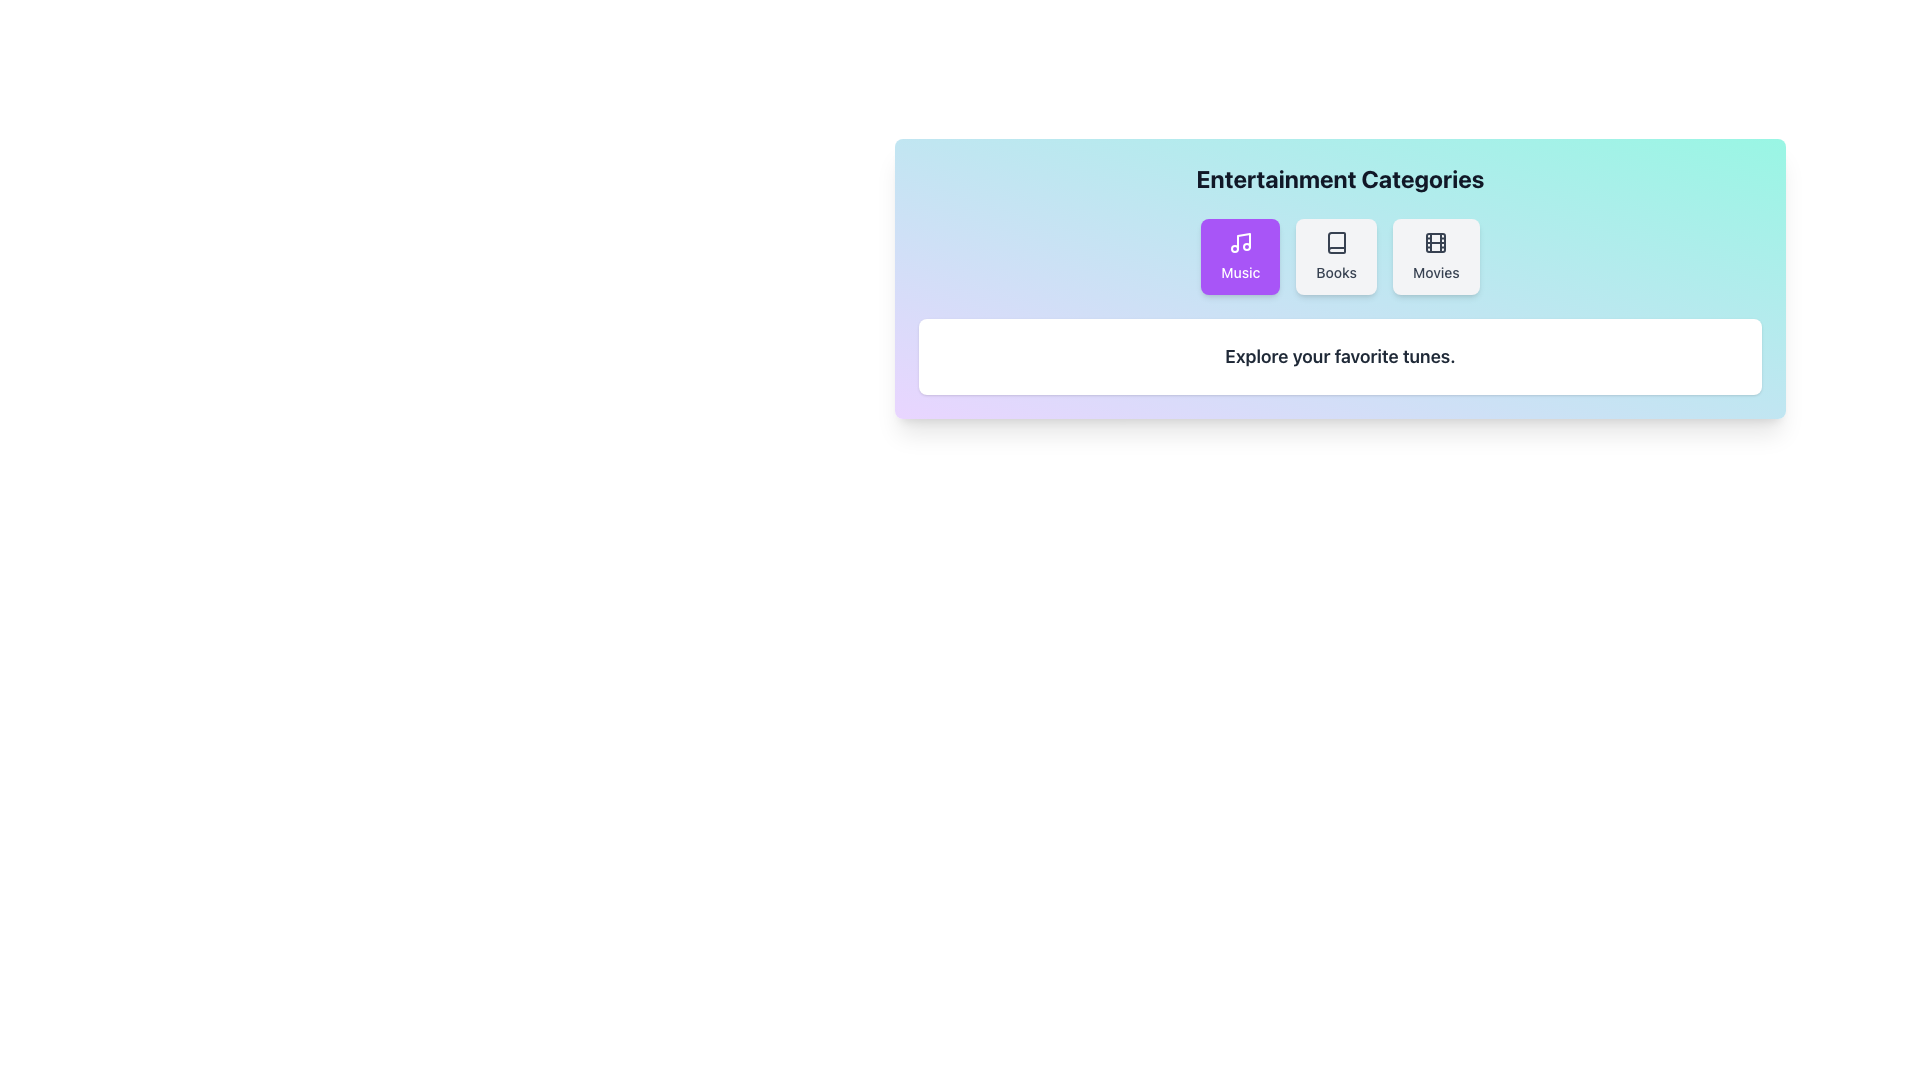 This screenshot has width=1920, height=1080. Describe the element at coordinates (1435, 256) in the screenshot. I see `the button labeled 'Movies' which is the third button in a row of three buttons in the 'Entertainment Categories' section` at that location.